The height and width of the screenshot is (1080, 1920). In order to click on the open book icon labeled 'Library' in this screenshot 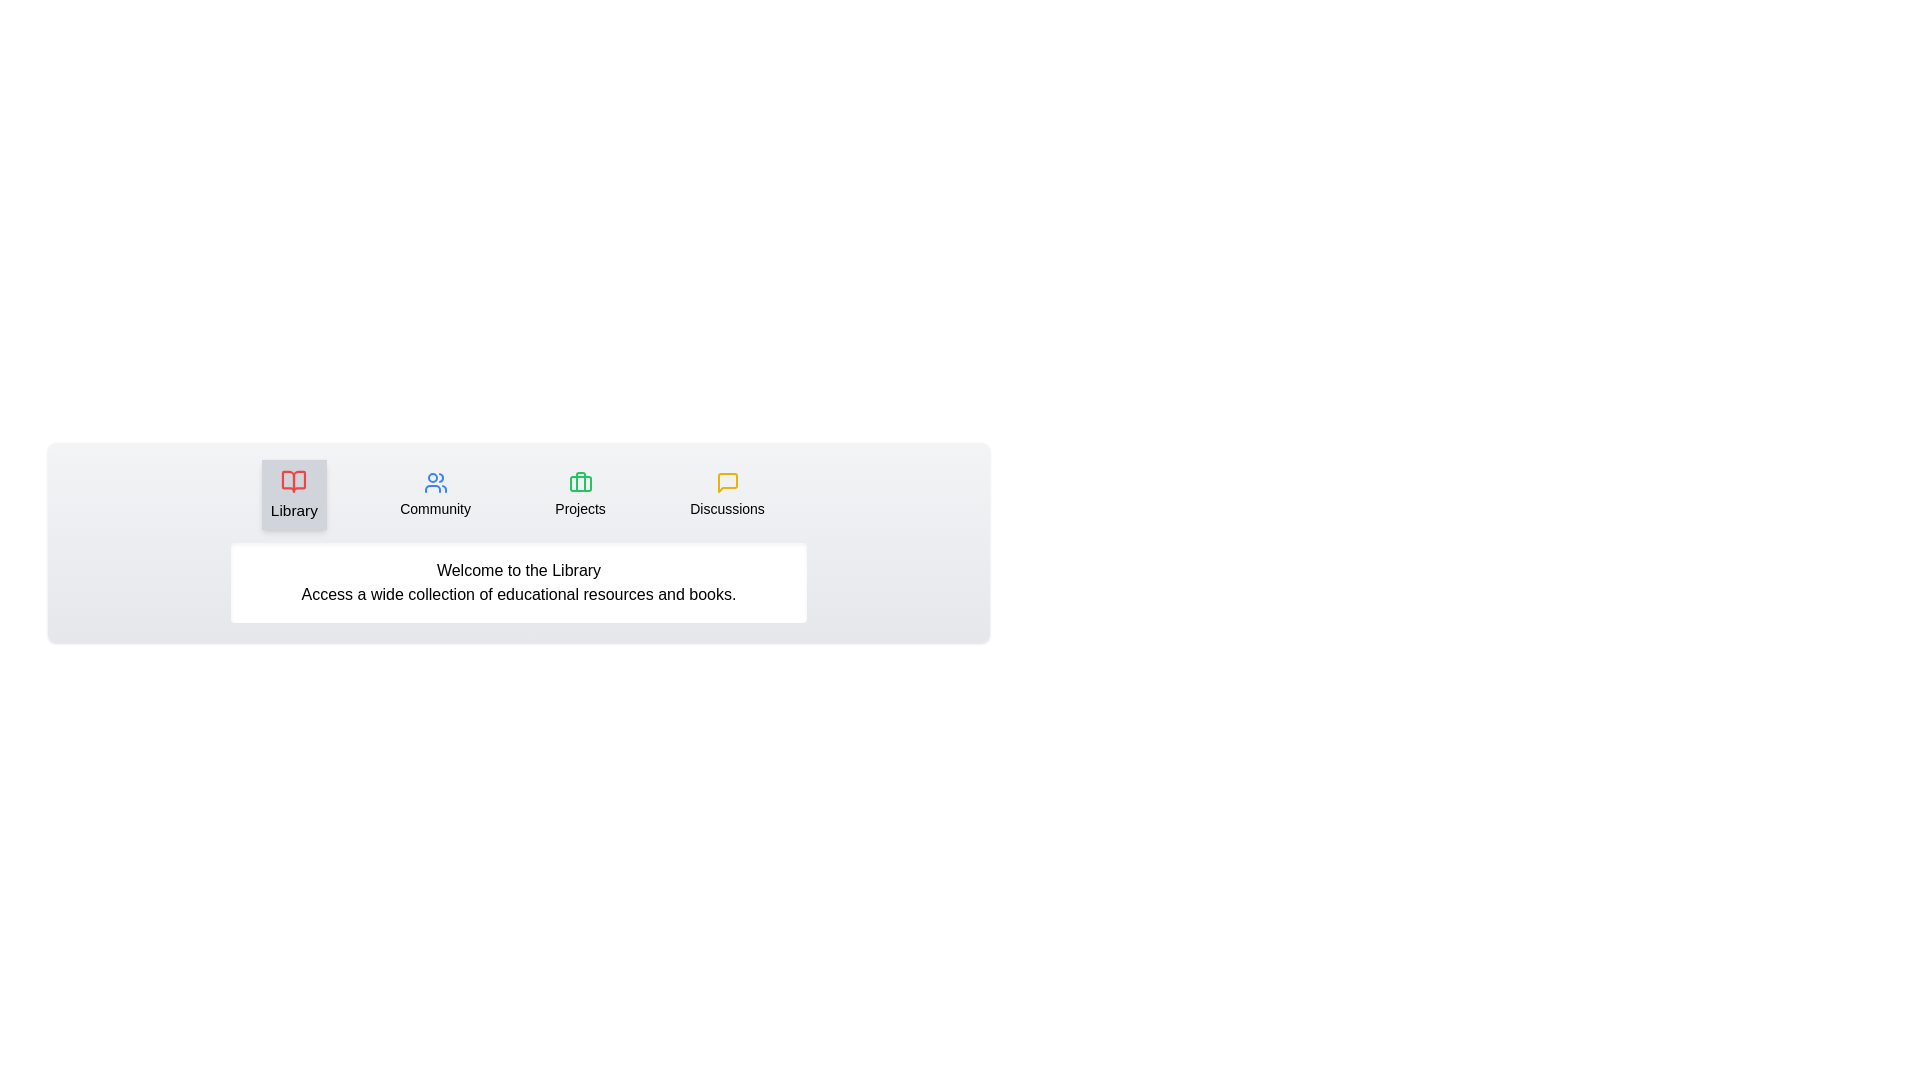, I will do `click(293, 481)`.